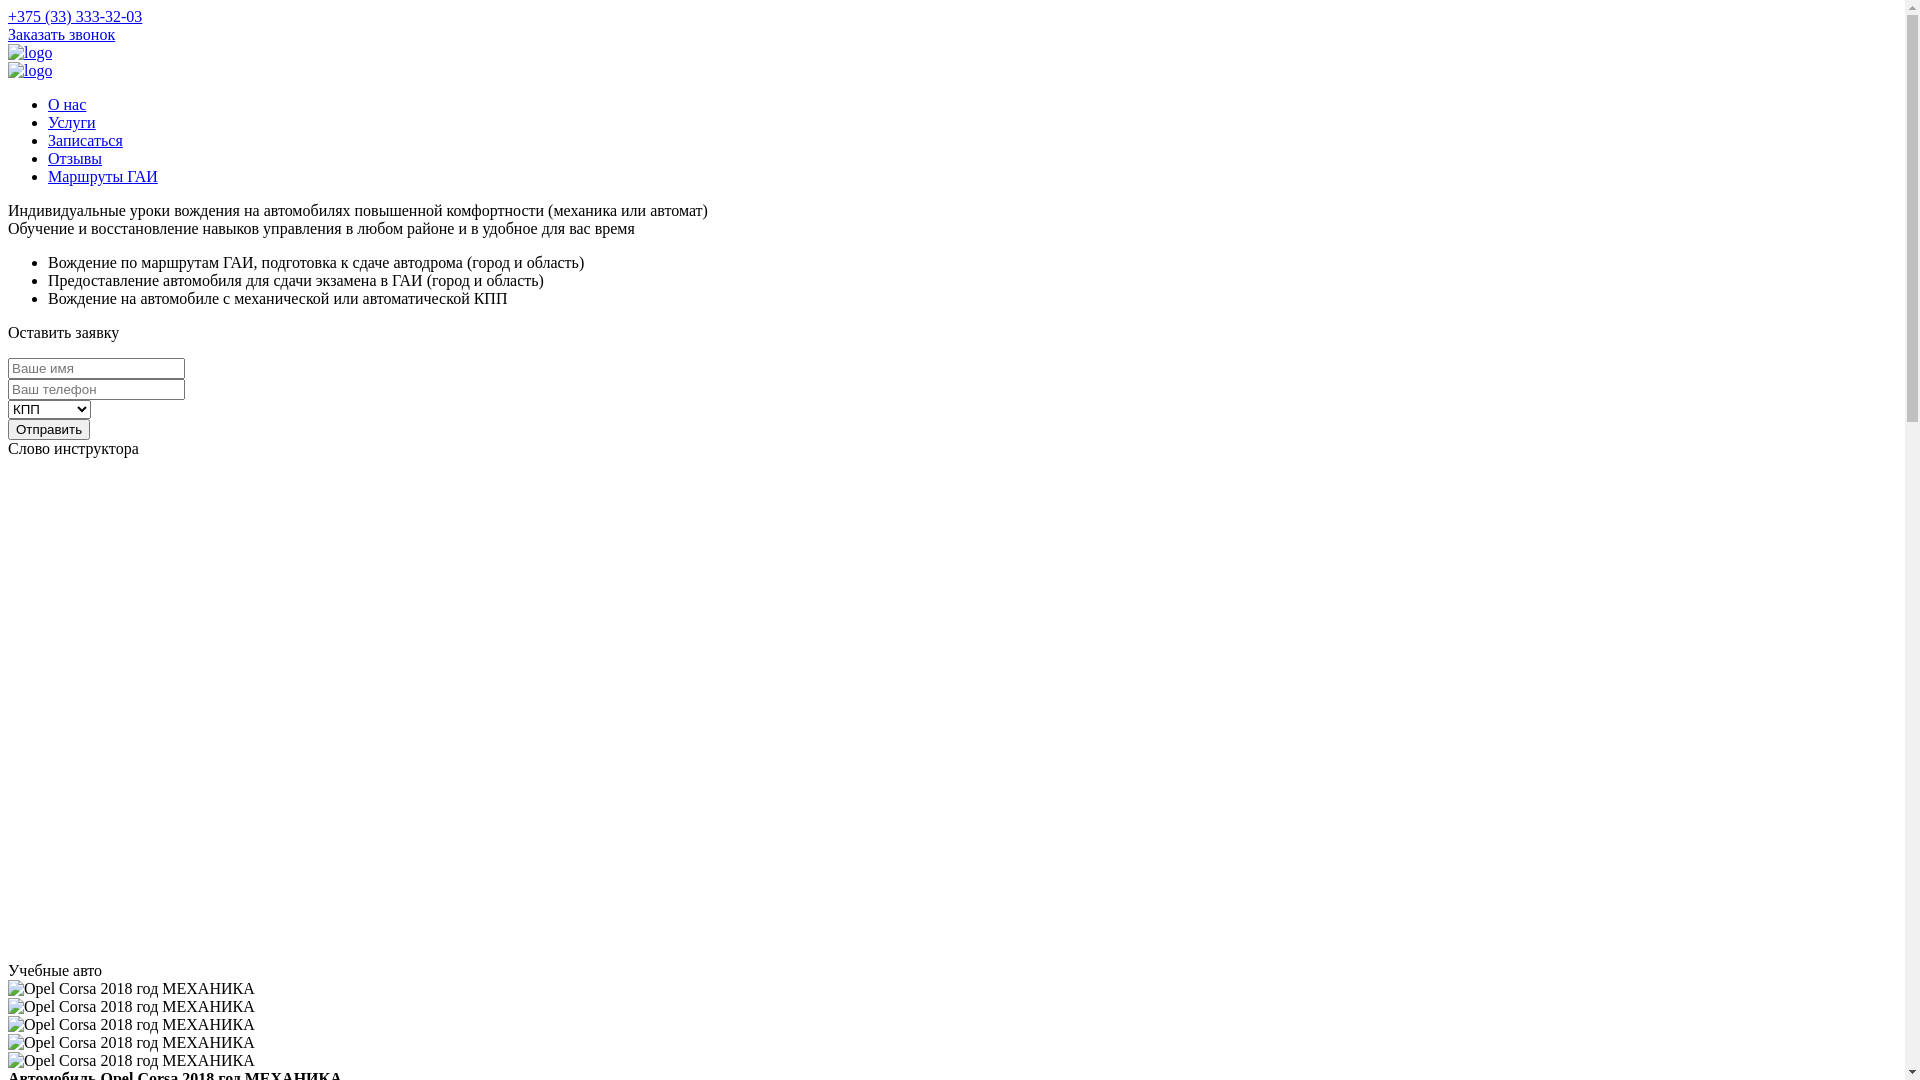 Image resolution: width=1920 pixels, height=1080 pixels. What do you see at coordinates (75, 16) in the screenshot?
I see `'+375 (33) 333-32-03'` at bounding box center [75, 16].